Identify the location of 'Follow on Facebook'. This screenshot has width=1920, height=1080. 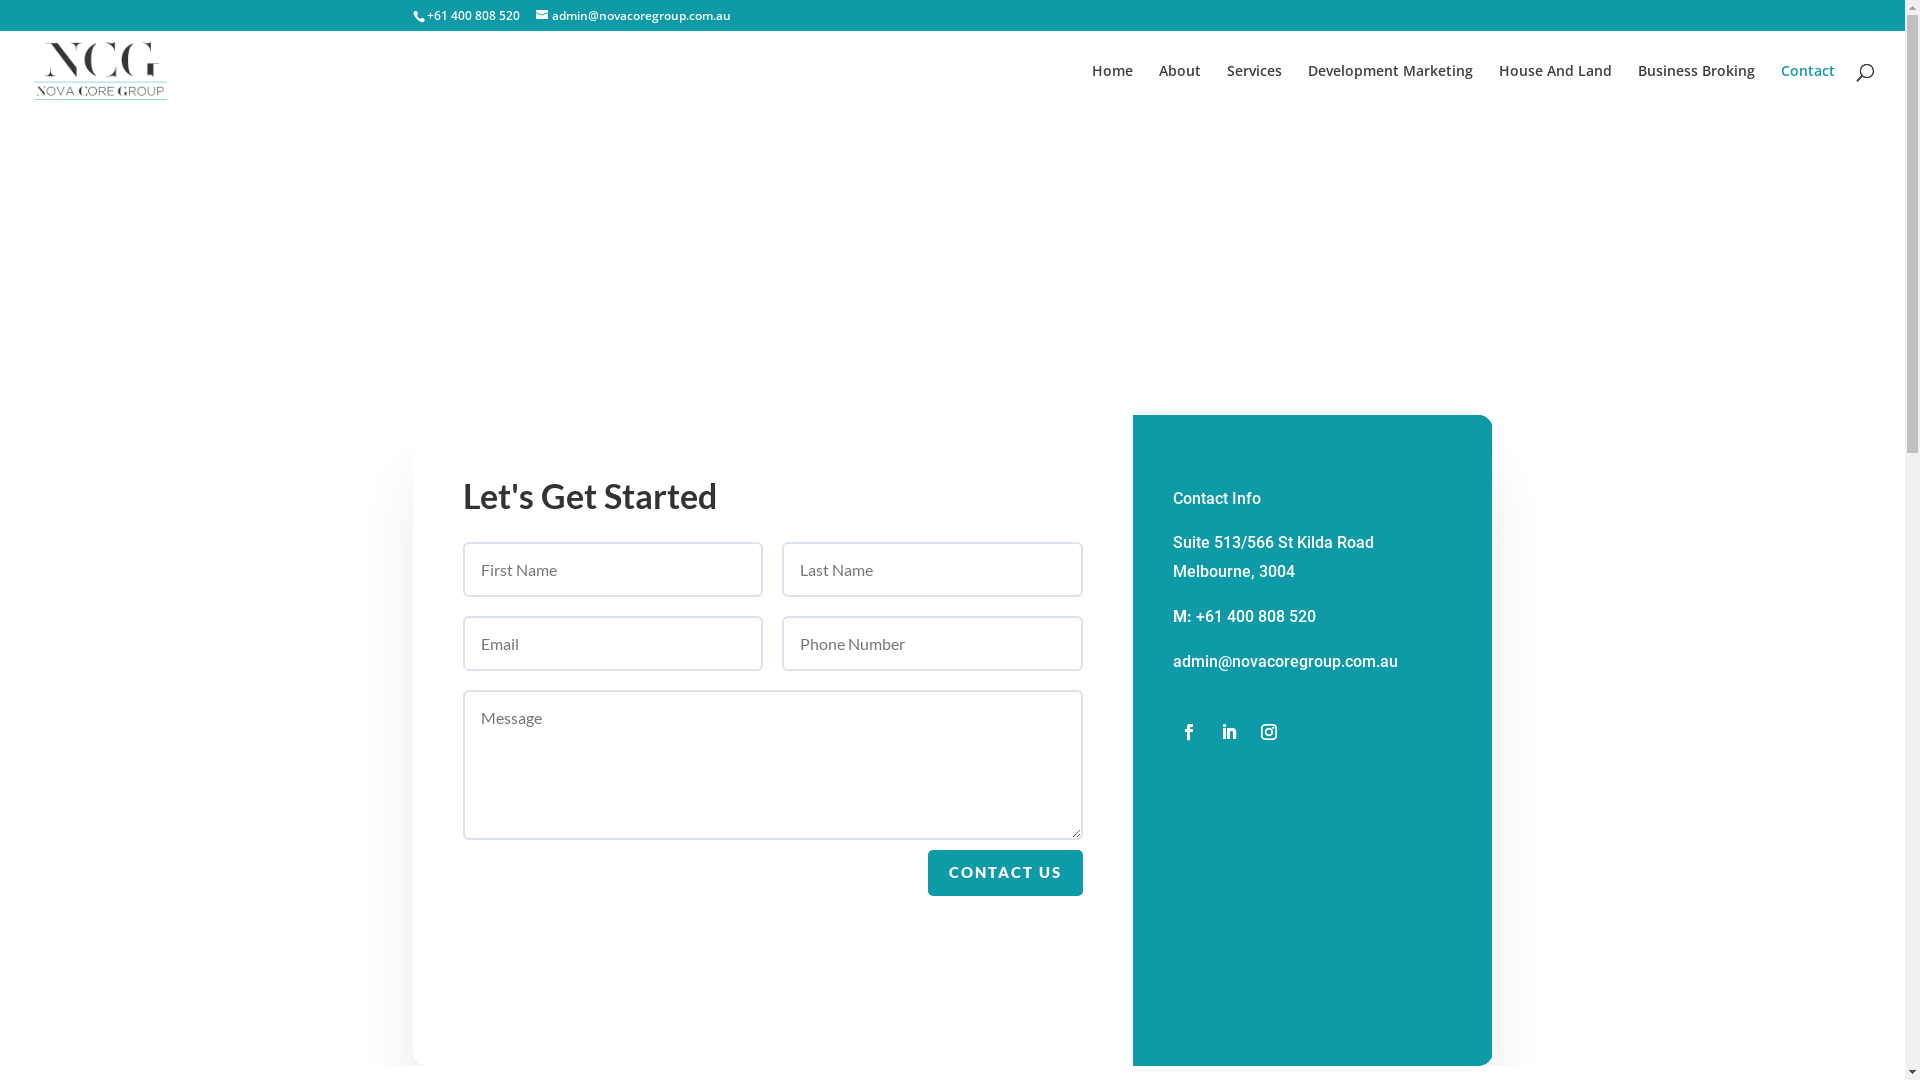
(1188, 732).